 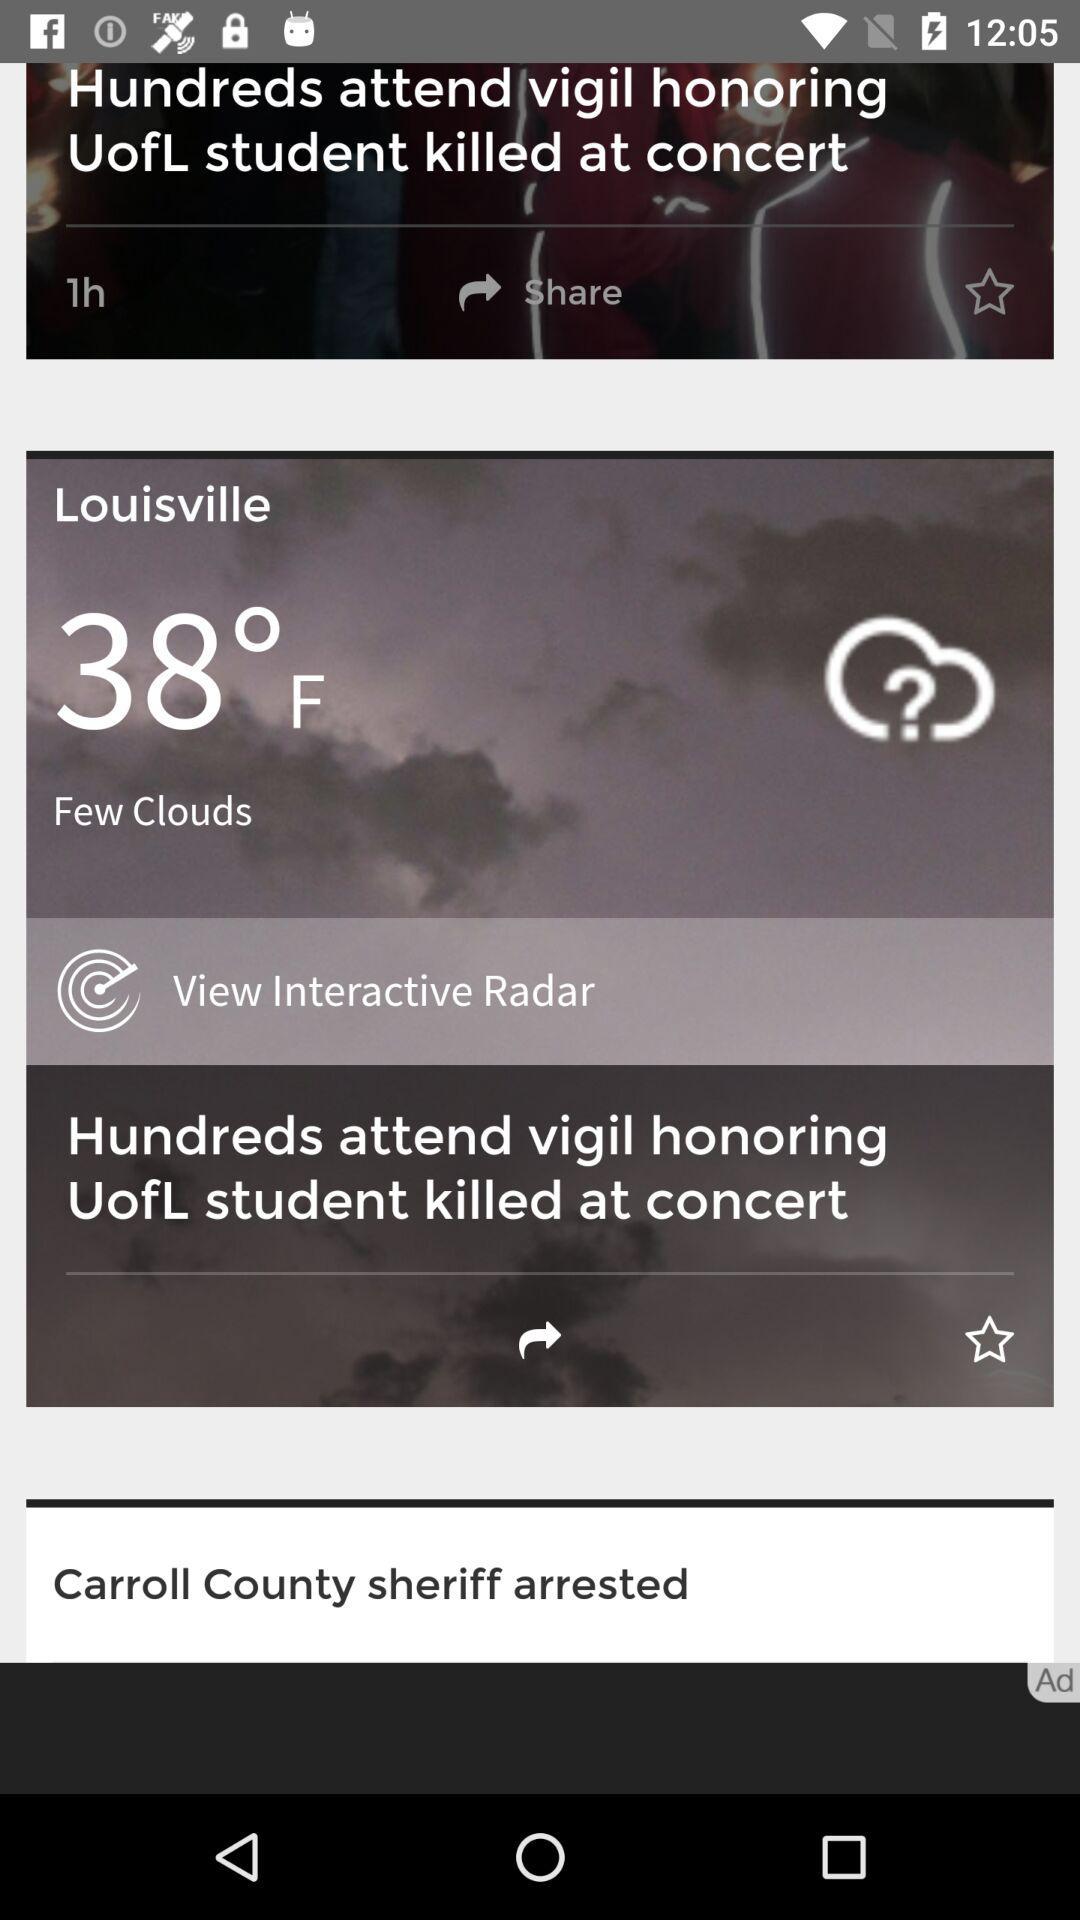 I want to click on the star icon shown on the top right corner of second image, so click(x=990, y=1340).